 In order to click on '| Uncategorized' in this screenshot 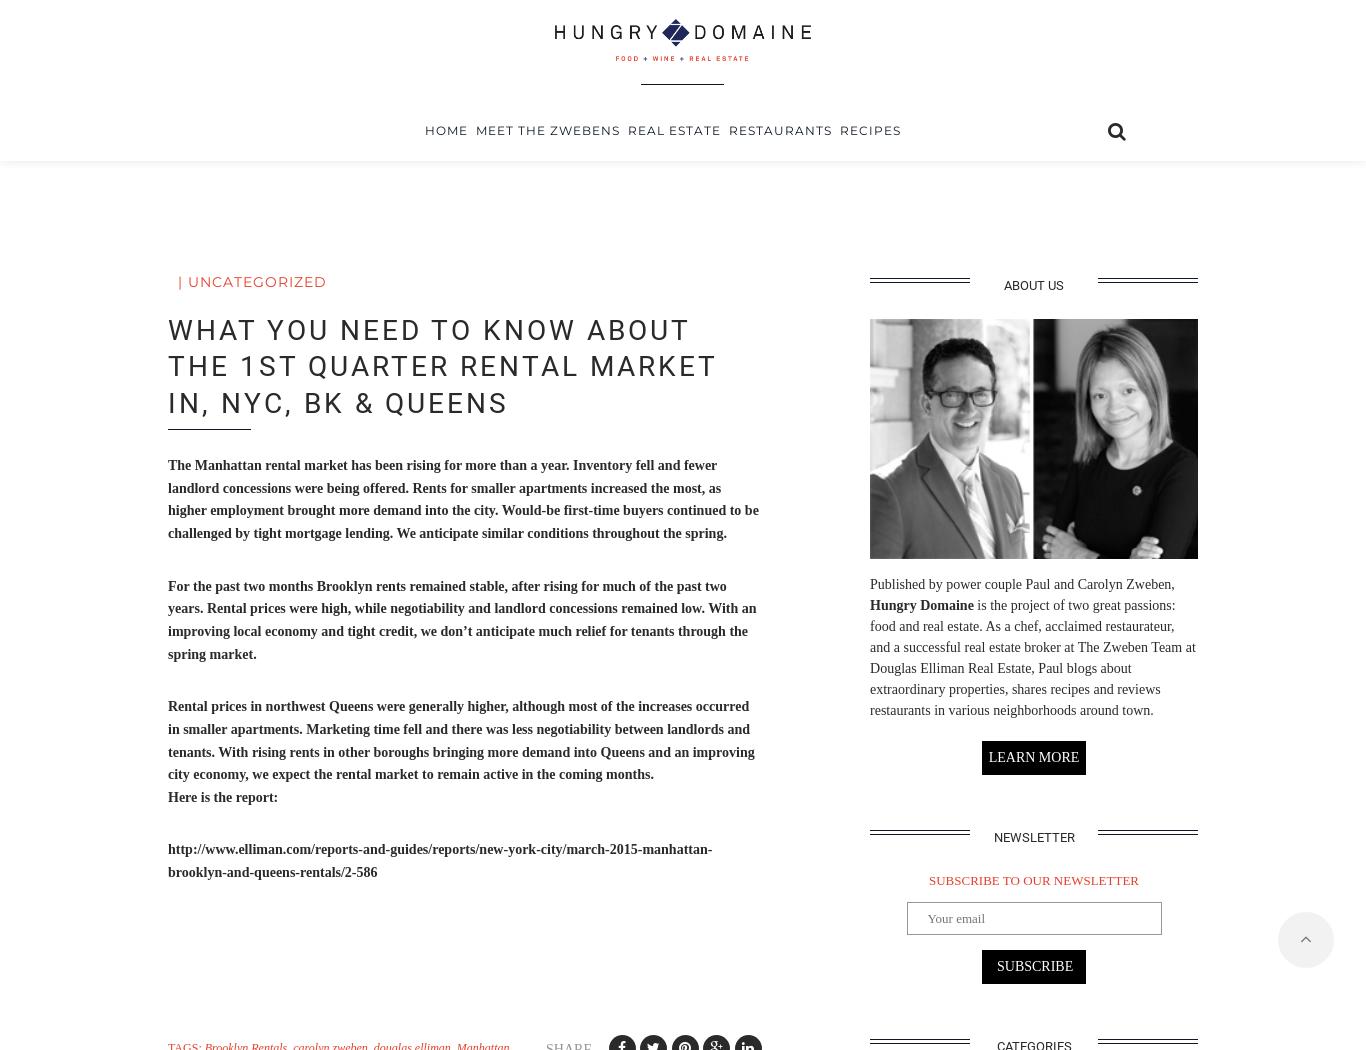, I will do `click(252, 281)`.